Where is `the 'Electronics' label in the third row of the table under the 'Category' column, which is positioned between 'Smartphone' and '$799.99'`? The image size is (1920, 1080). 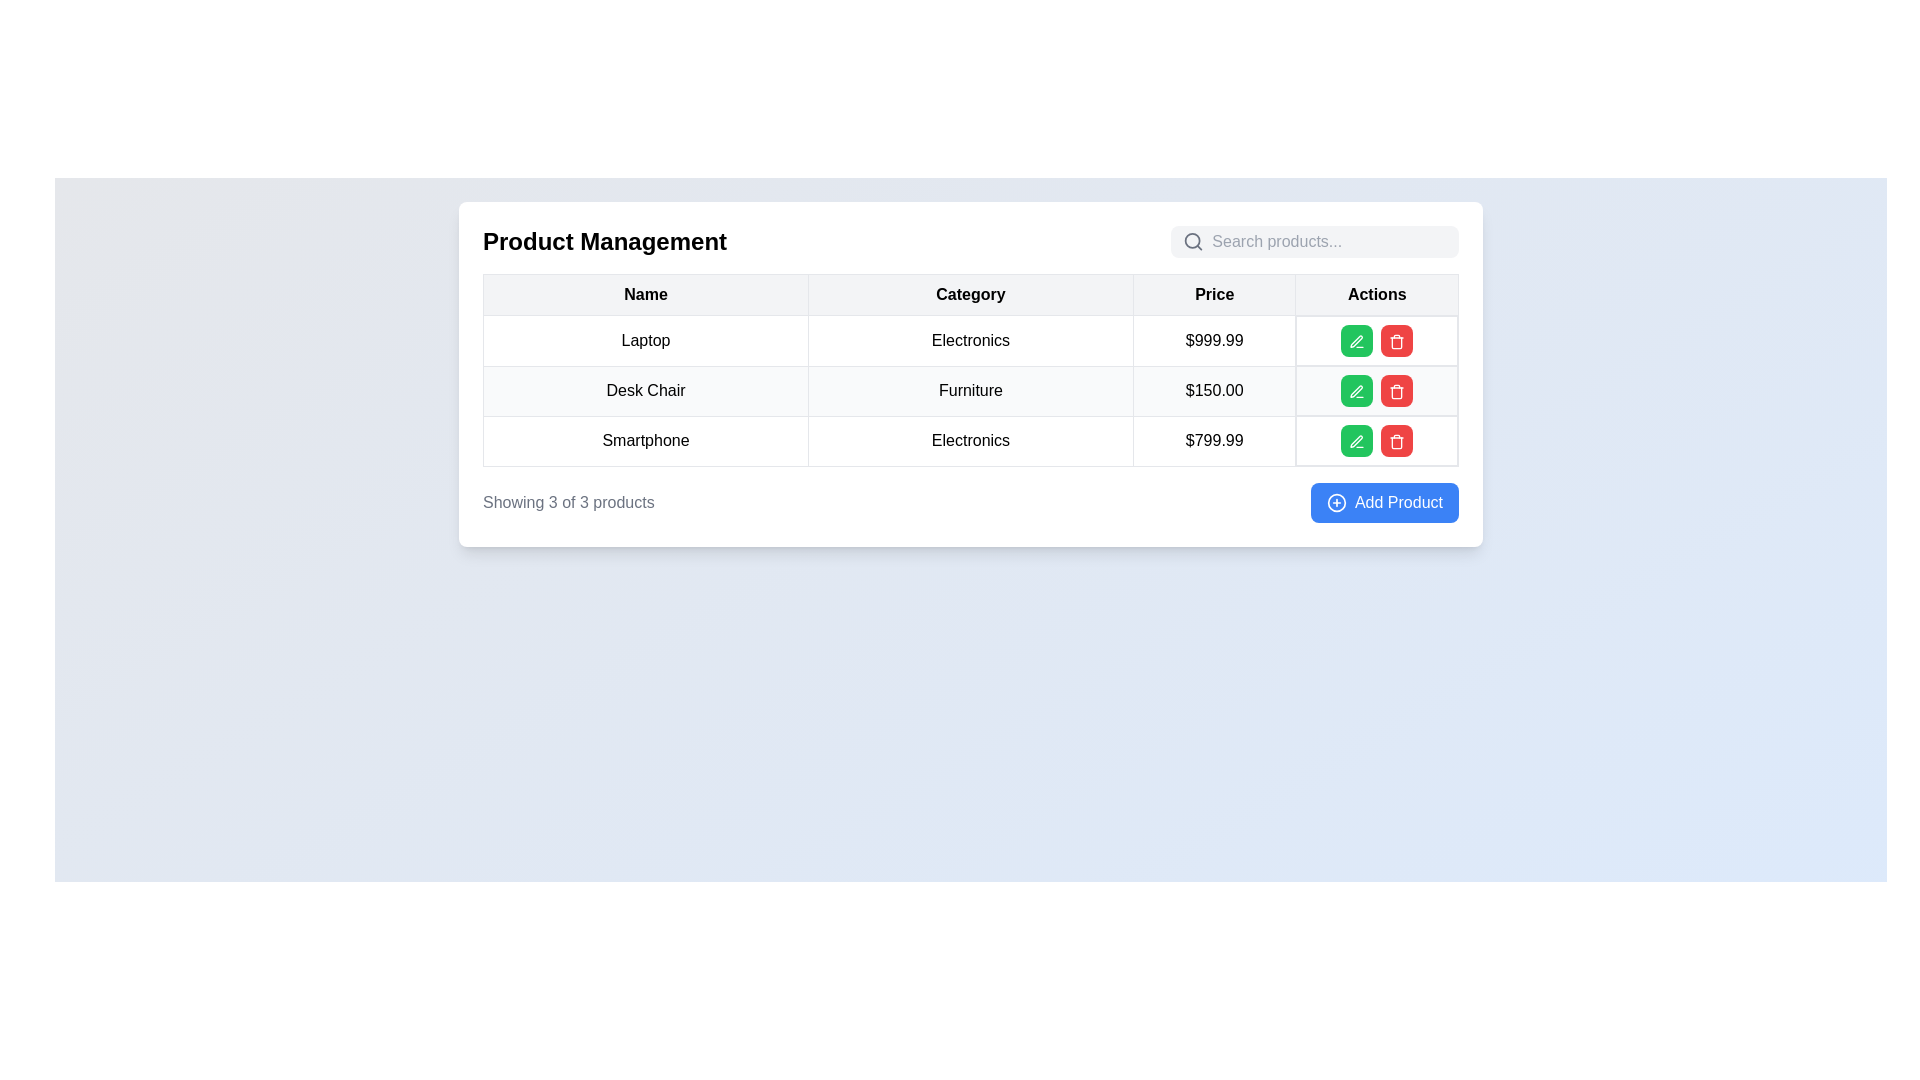
the 'Electronics' label in the third row of the table under the 'Category' column, which is positioned between 'Smartphone' and '$799.99' is located at coordinates (970, 440).